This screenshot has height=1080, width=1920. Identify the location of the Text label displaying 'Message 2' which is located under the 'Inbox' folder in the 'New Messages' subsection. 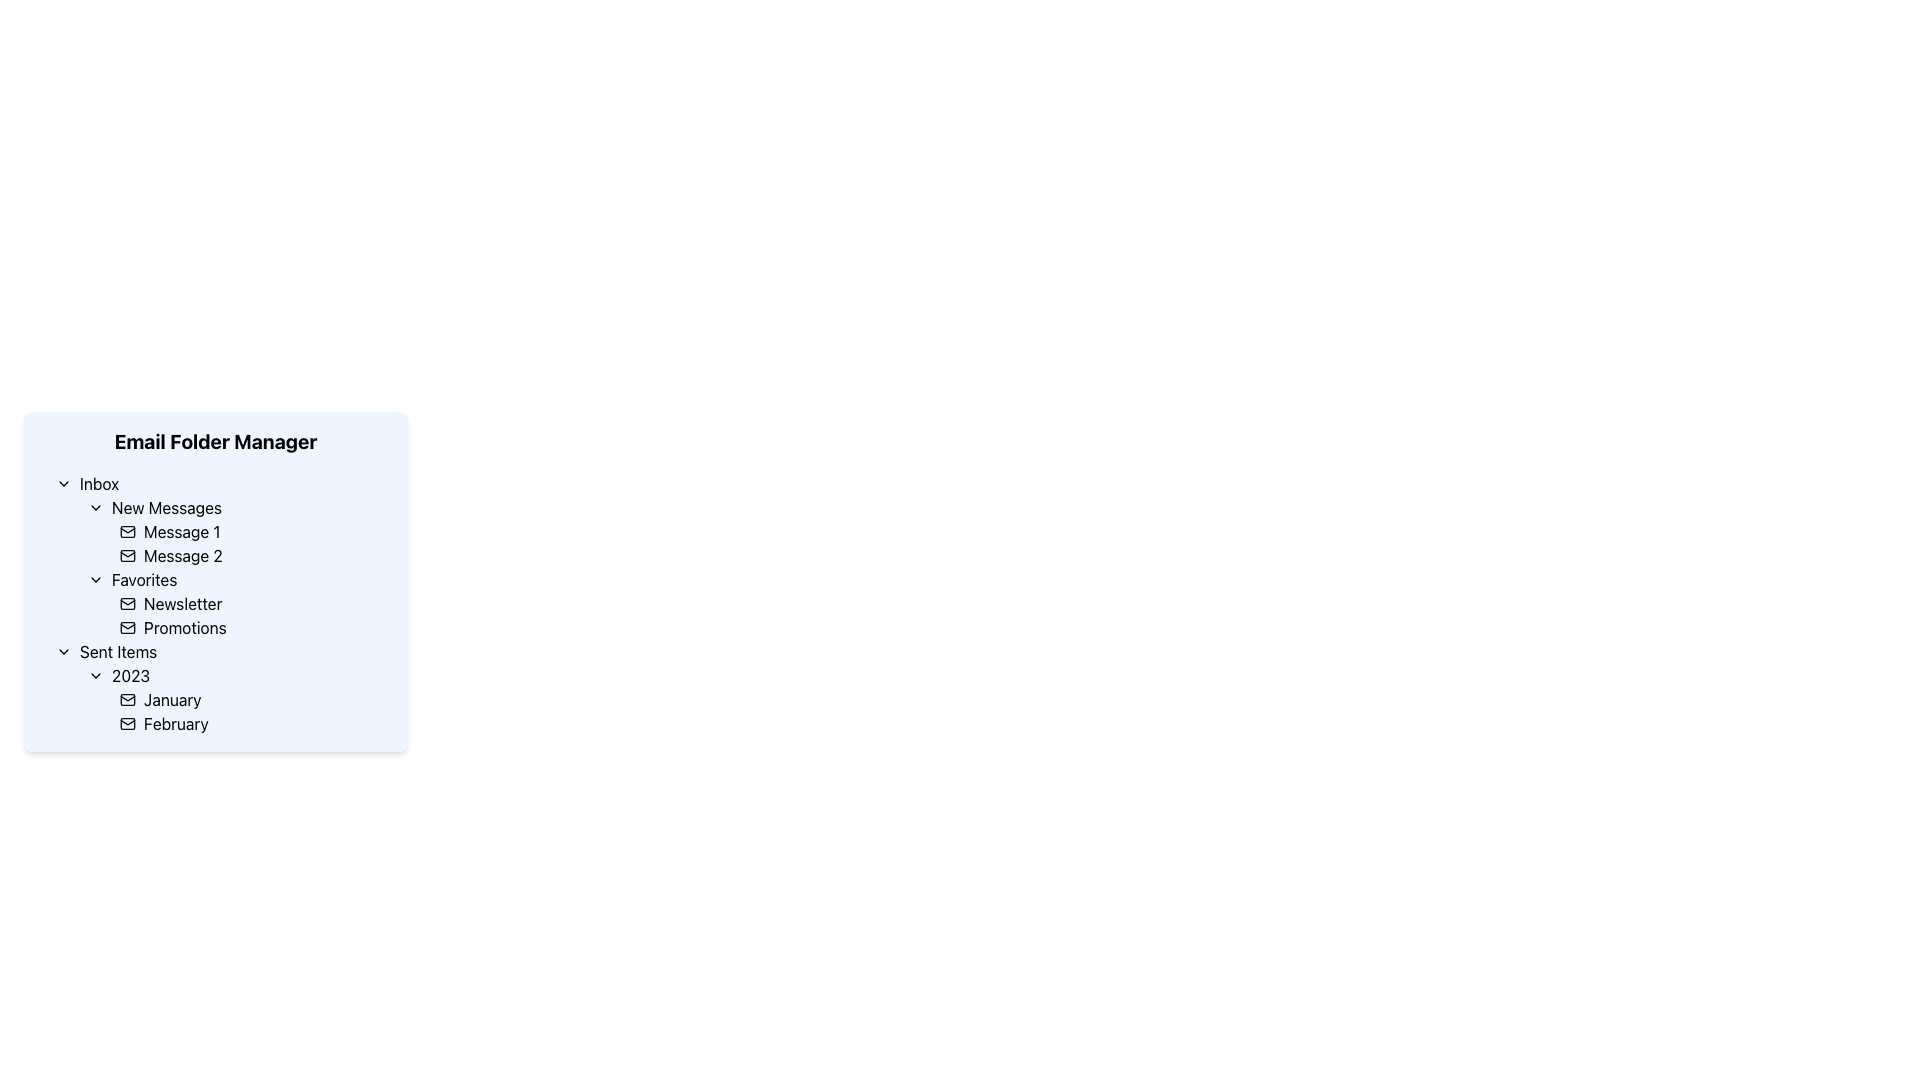
(183, 555).